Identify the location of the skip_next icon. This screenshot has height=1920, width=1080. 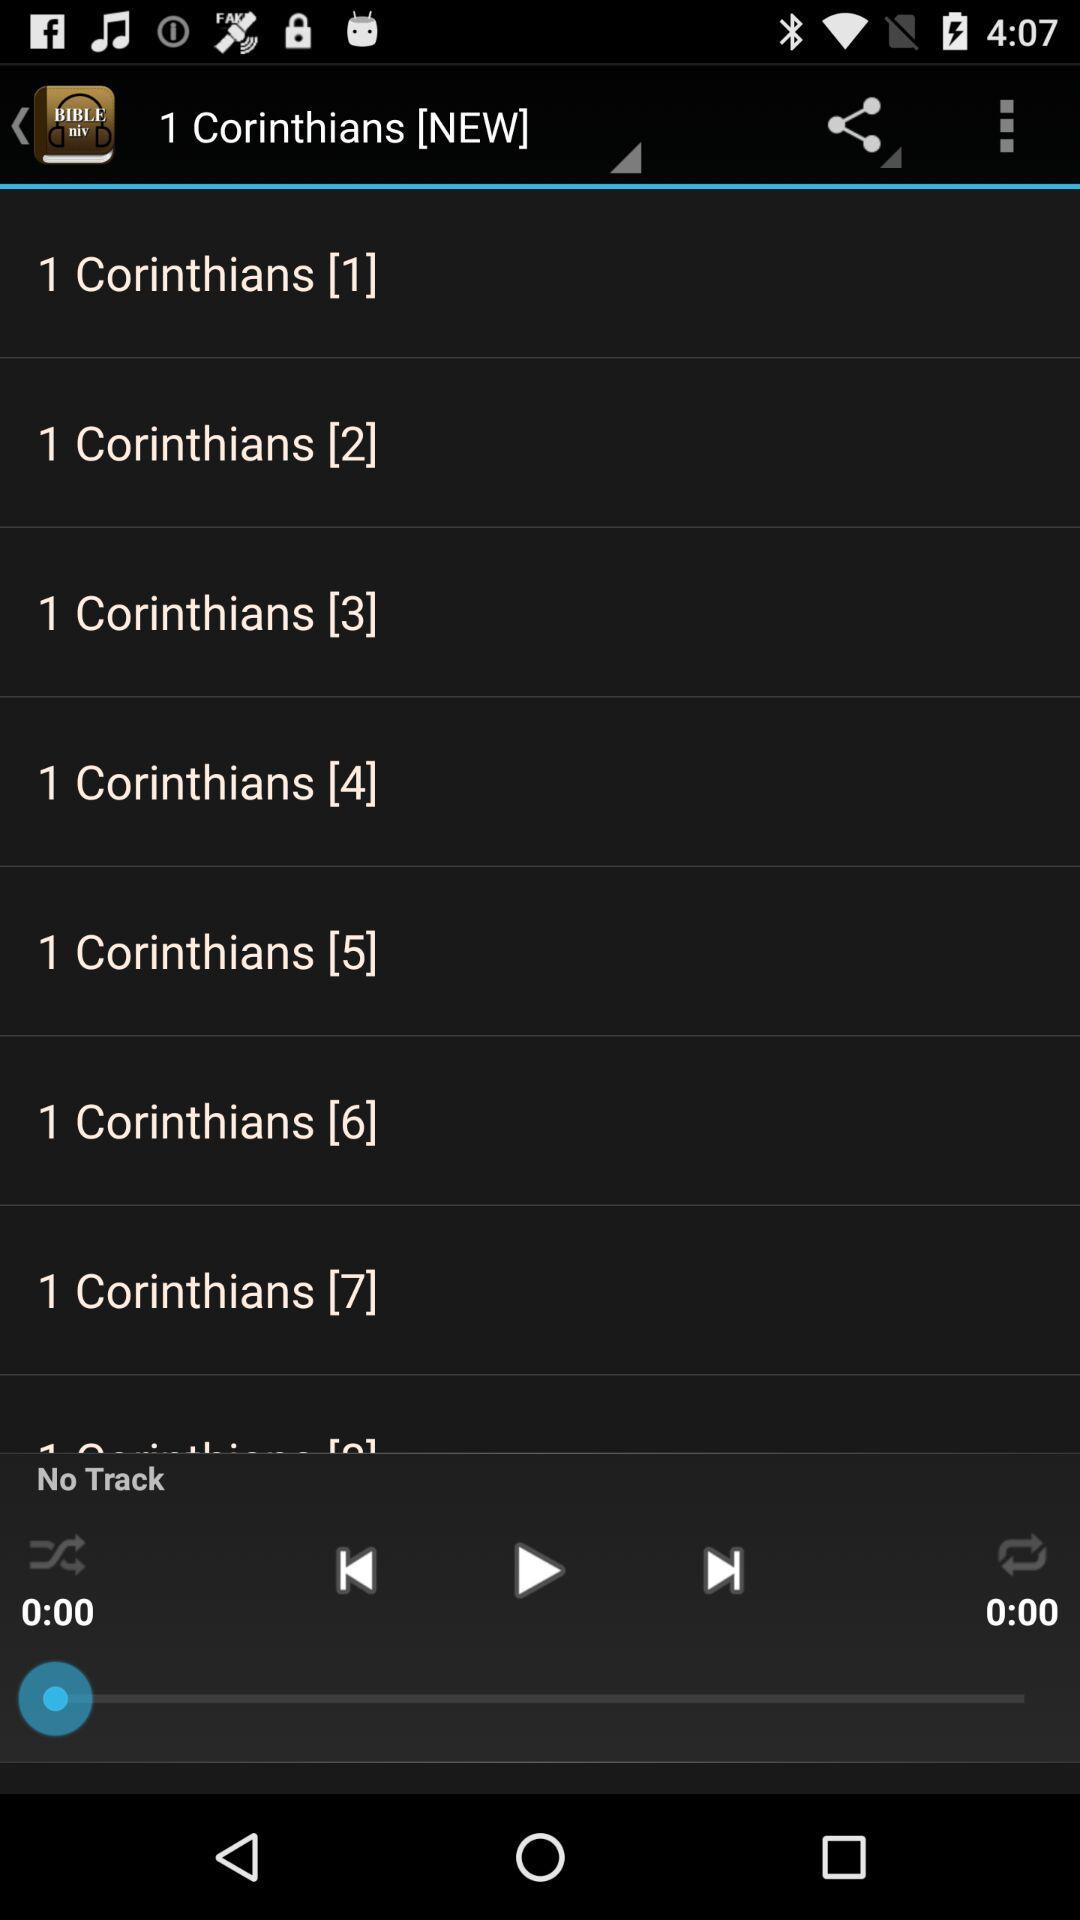
(723, 1680).